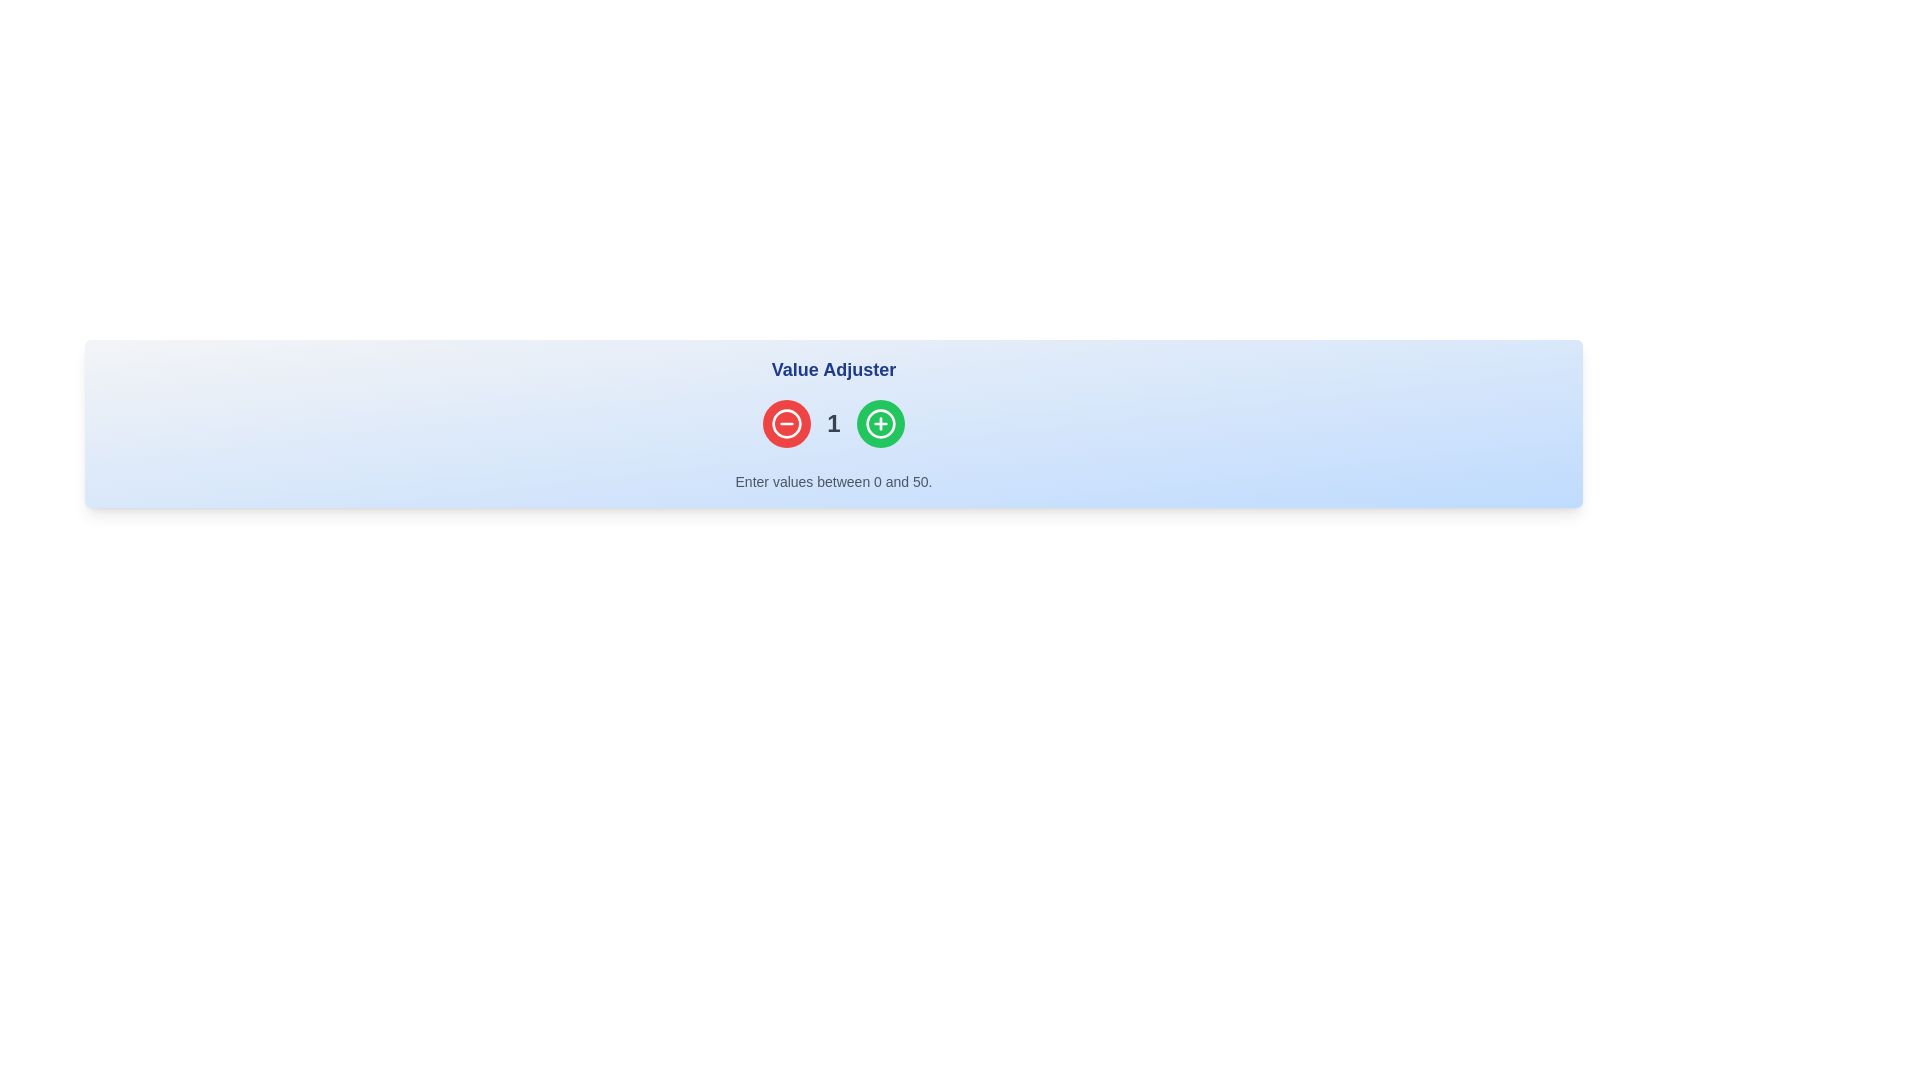  What do you see at coordinates (880, 423) in the screenshot?
I see `the circular increment button with a green background and a white border, featuring a plus sign, located in the interactive header labeled 'Value Adjuster' to increment the value` at bounding box center [880, 423].